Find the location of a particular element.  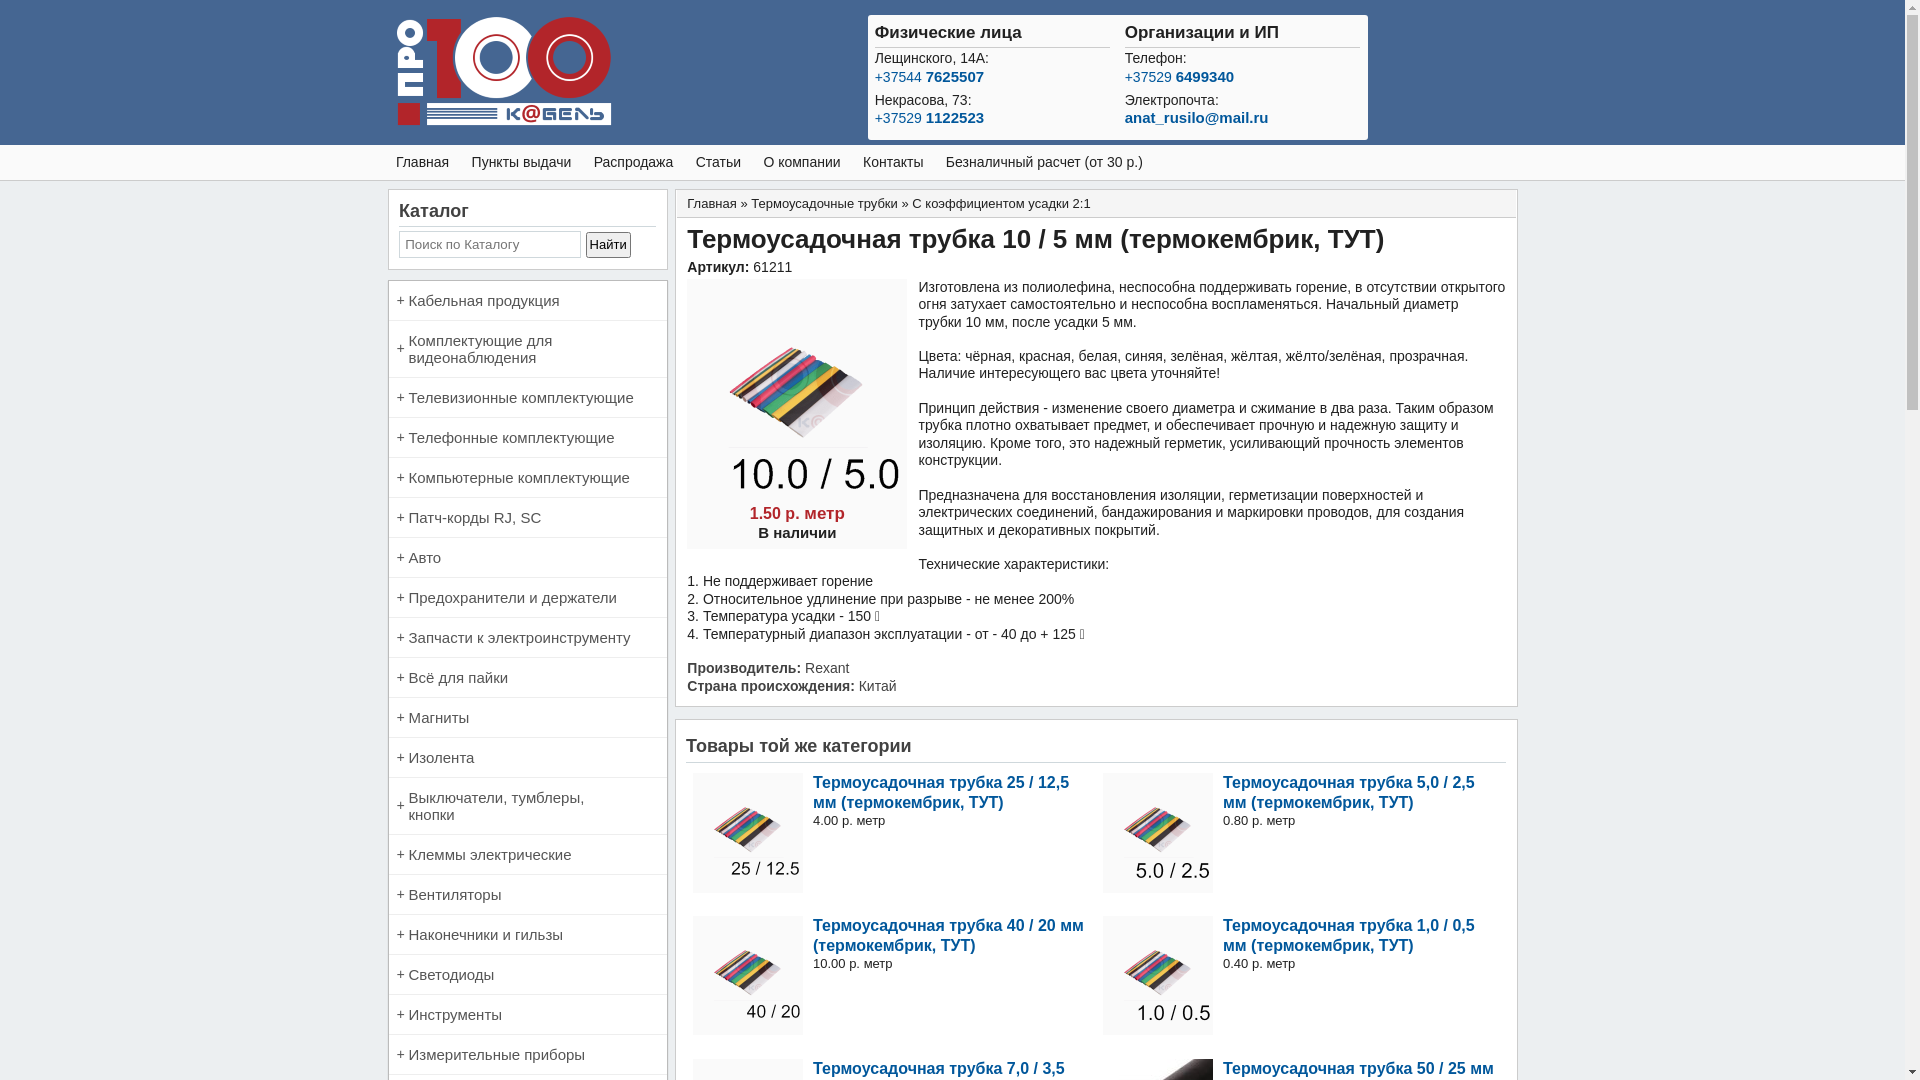

'+37544 7625507' is located at coordinates (928, 76).